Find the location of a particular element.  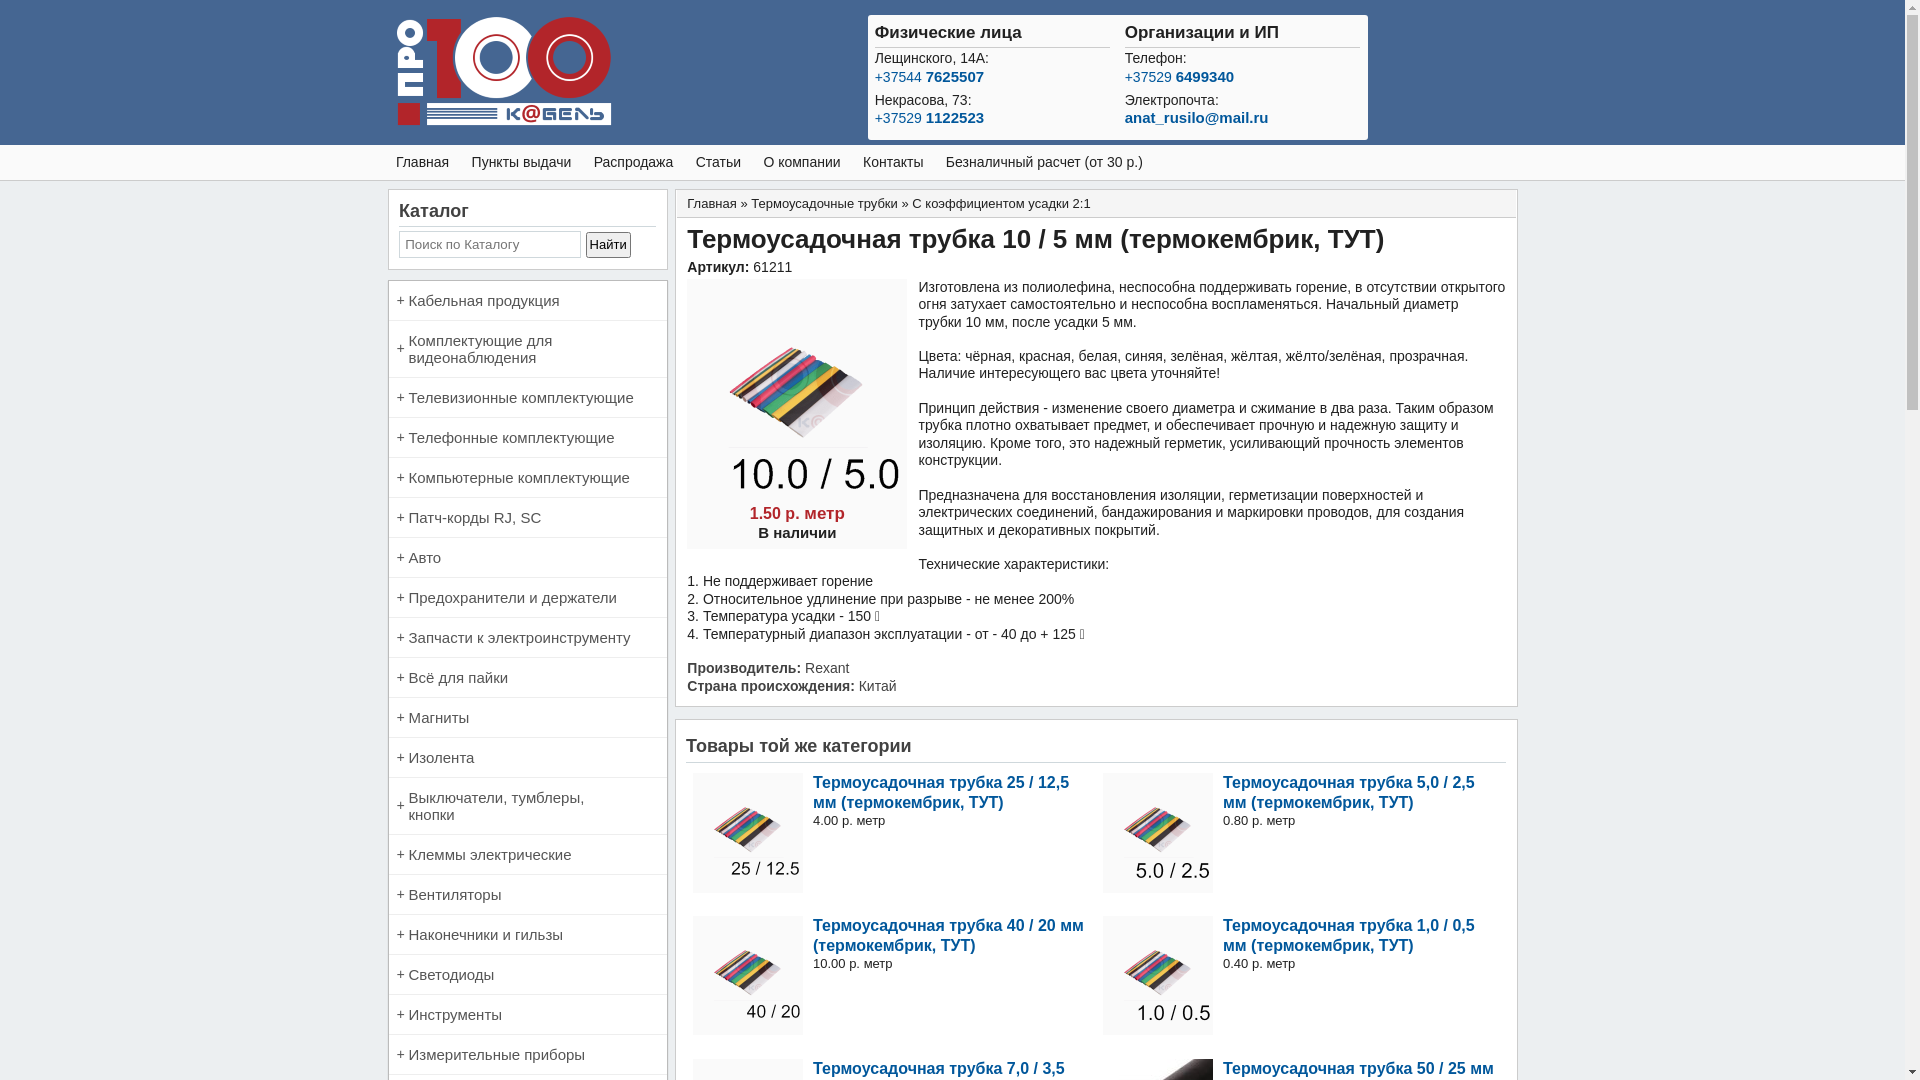

'+37544 7625507' is located at coordinates (928, 76).